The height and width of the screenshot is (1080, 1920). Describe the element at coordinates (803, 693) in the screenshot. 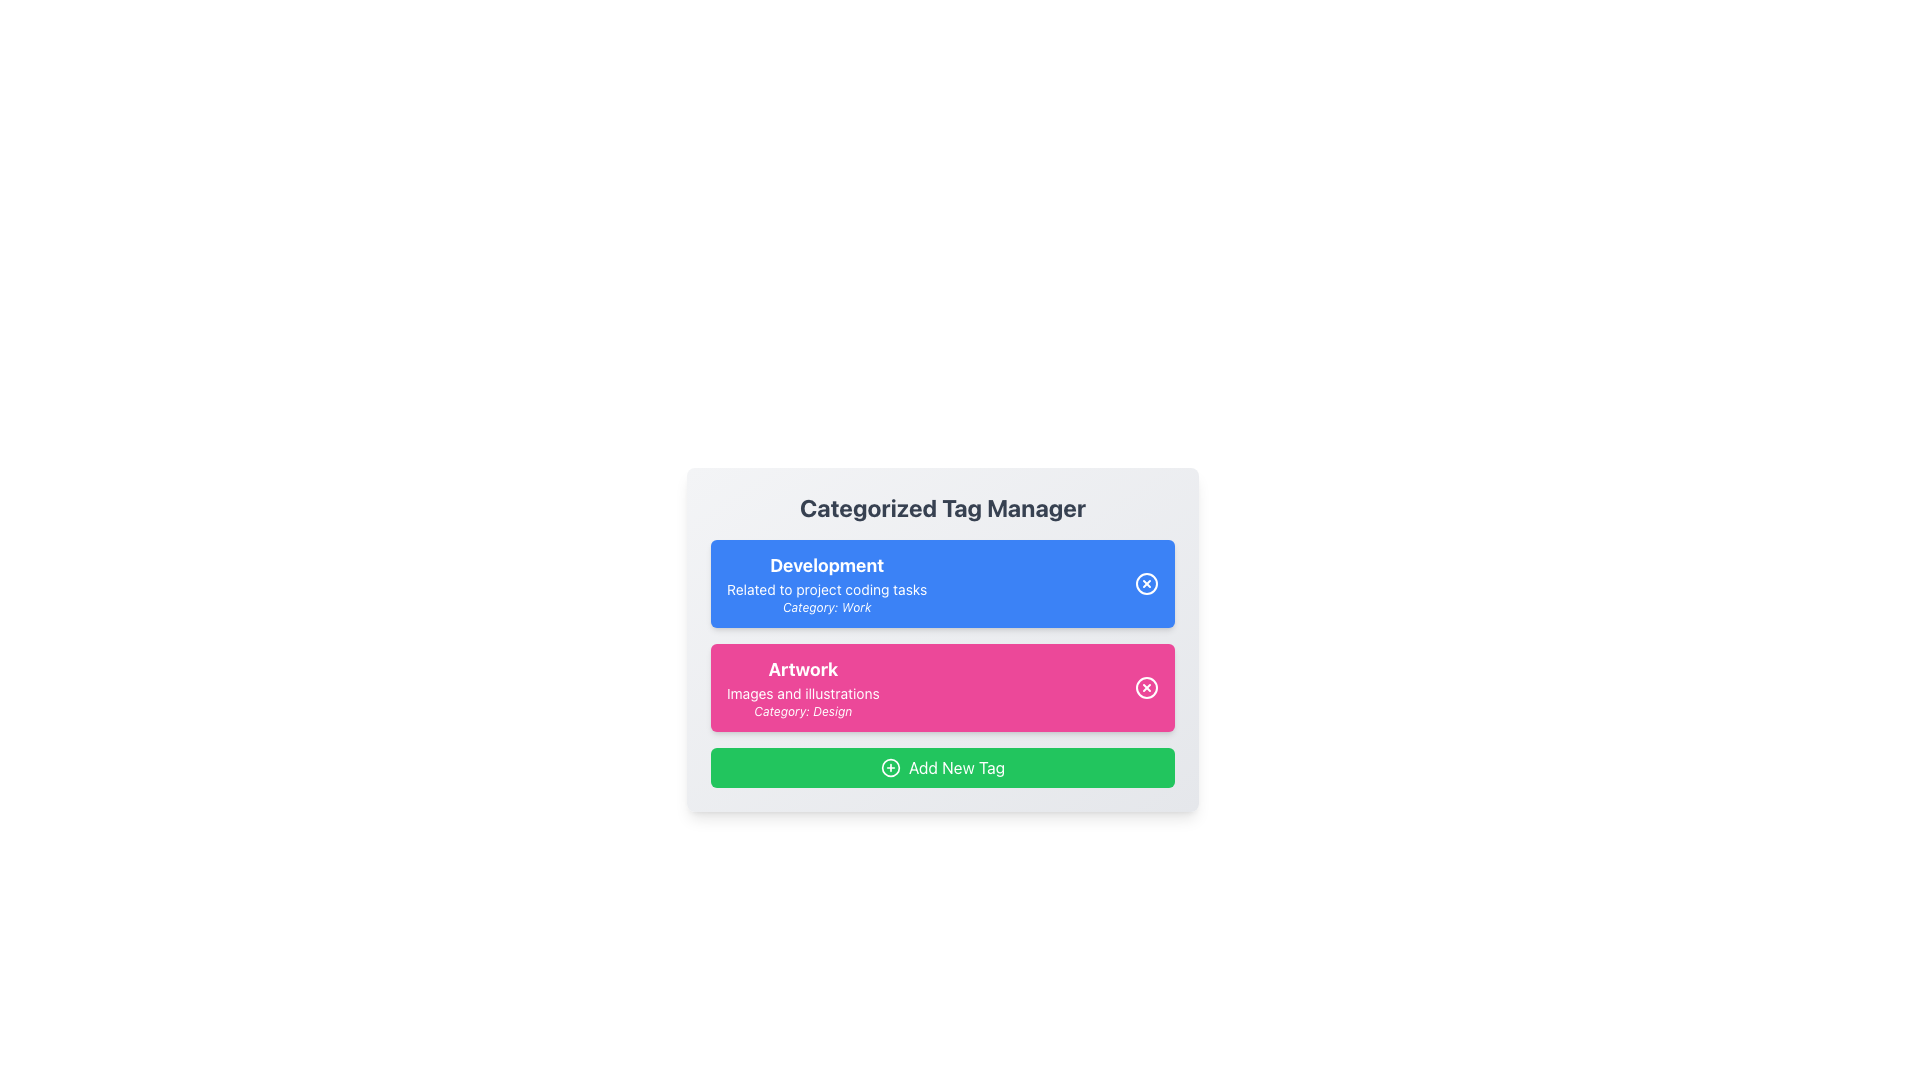

I see `the static text label reading 'Images and illustrations' that is located underneath the 'Artwork' heading and above the 'Category: Design' label` at that location.